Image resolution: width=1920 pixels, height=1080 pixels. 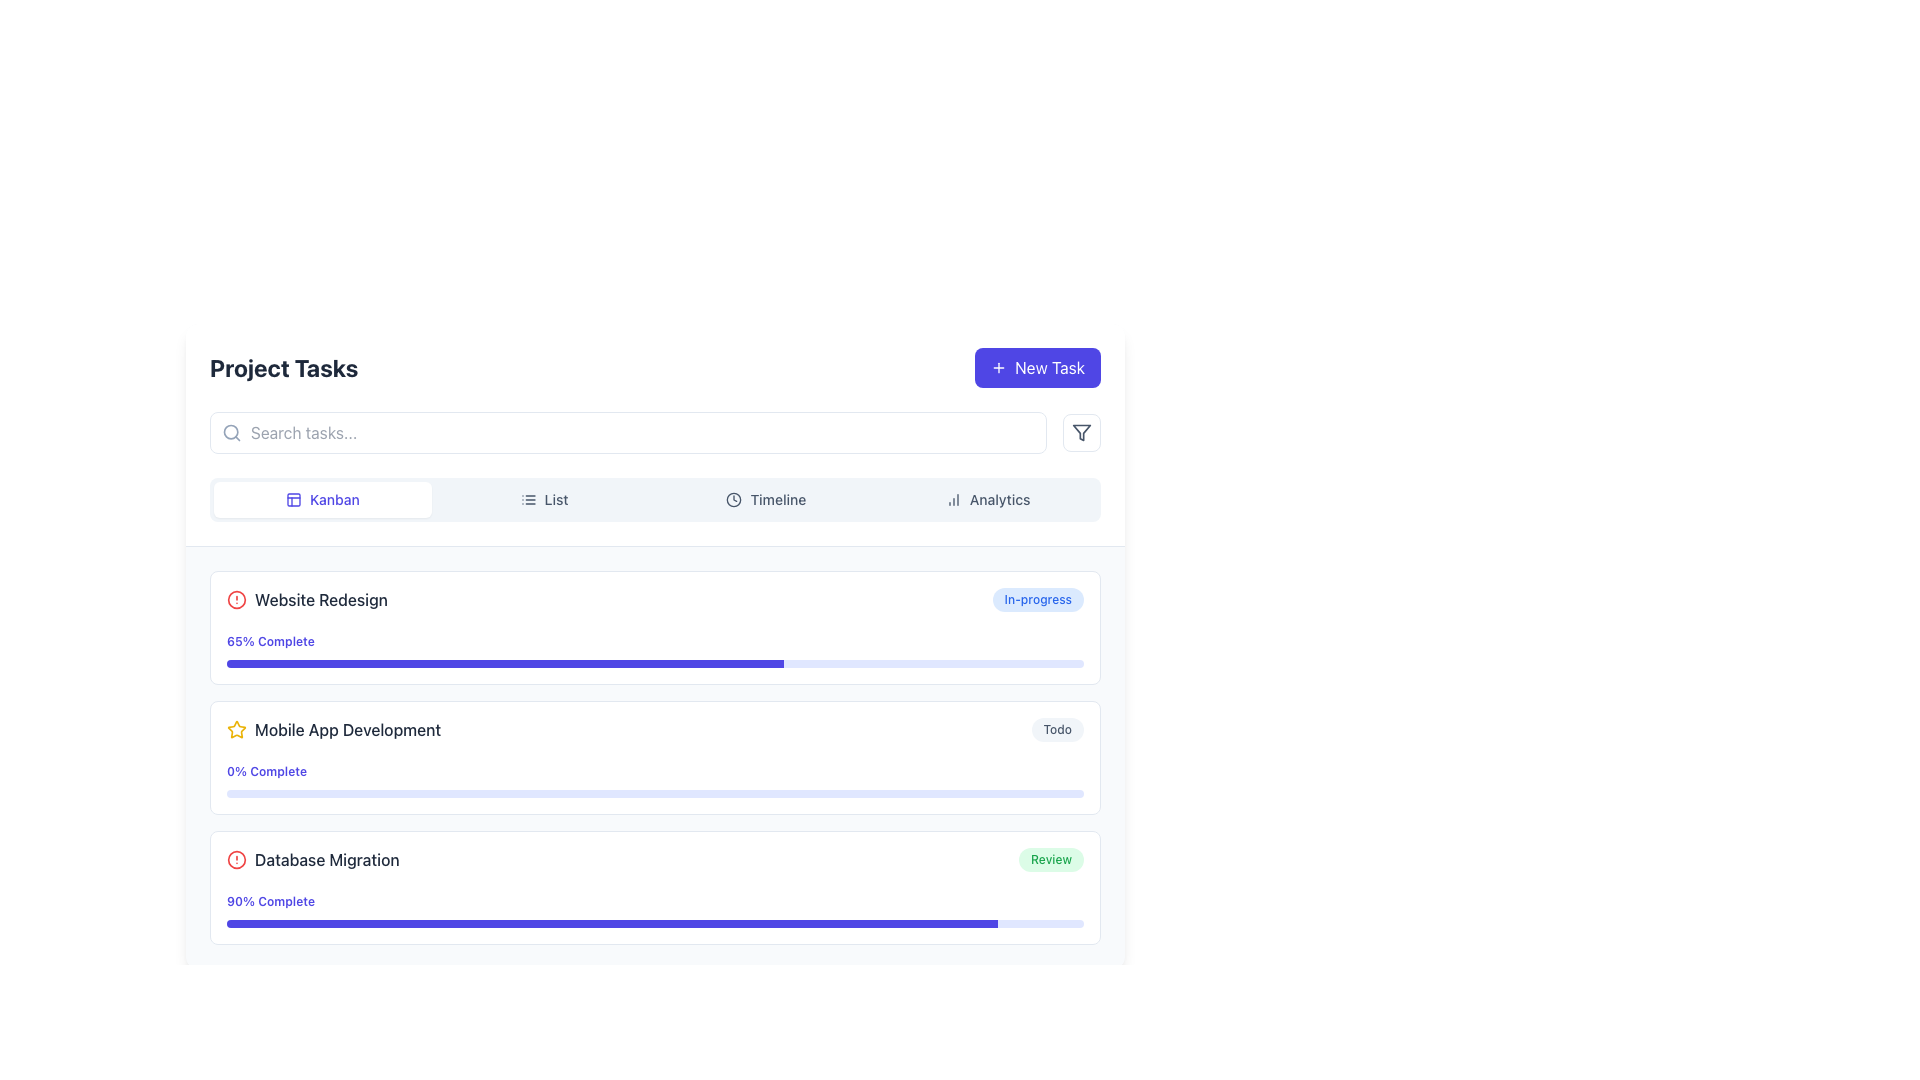 What do you see at coordinates (312, 859) in the screenshot?
I see `the warning icon associated with the 'Database Migration' task` at bounding box center [312, 859].